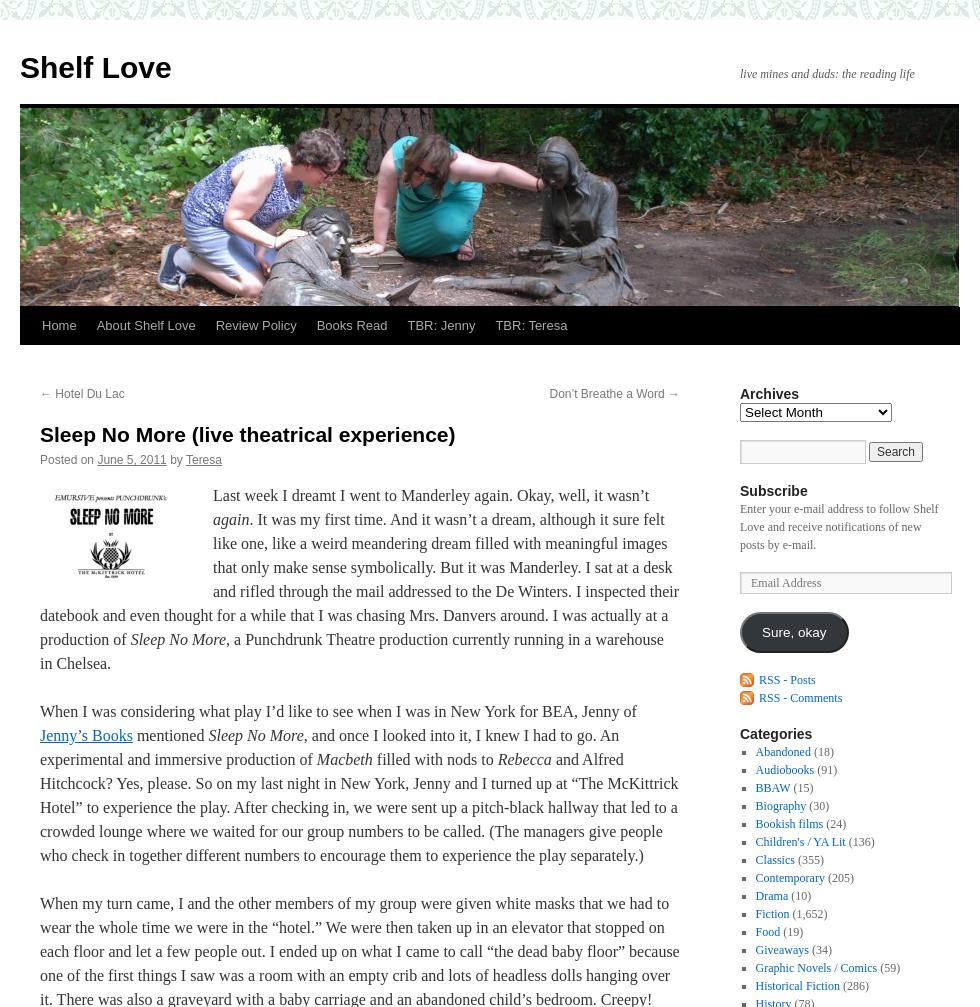 This screenshot has width=980, height=1007. What do you see at coordinates (888, 967) in the screenshot?
I see `'(59)'` at bounding box center [888, 967].